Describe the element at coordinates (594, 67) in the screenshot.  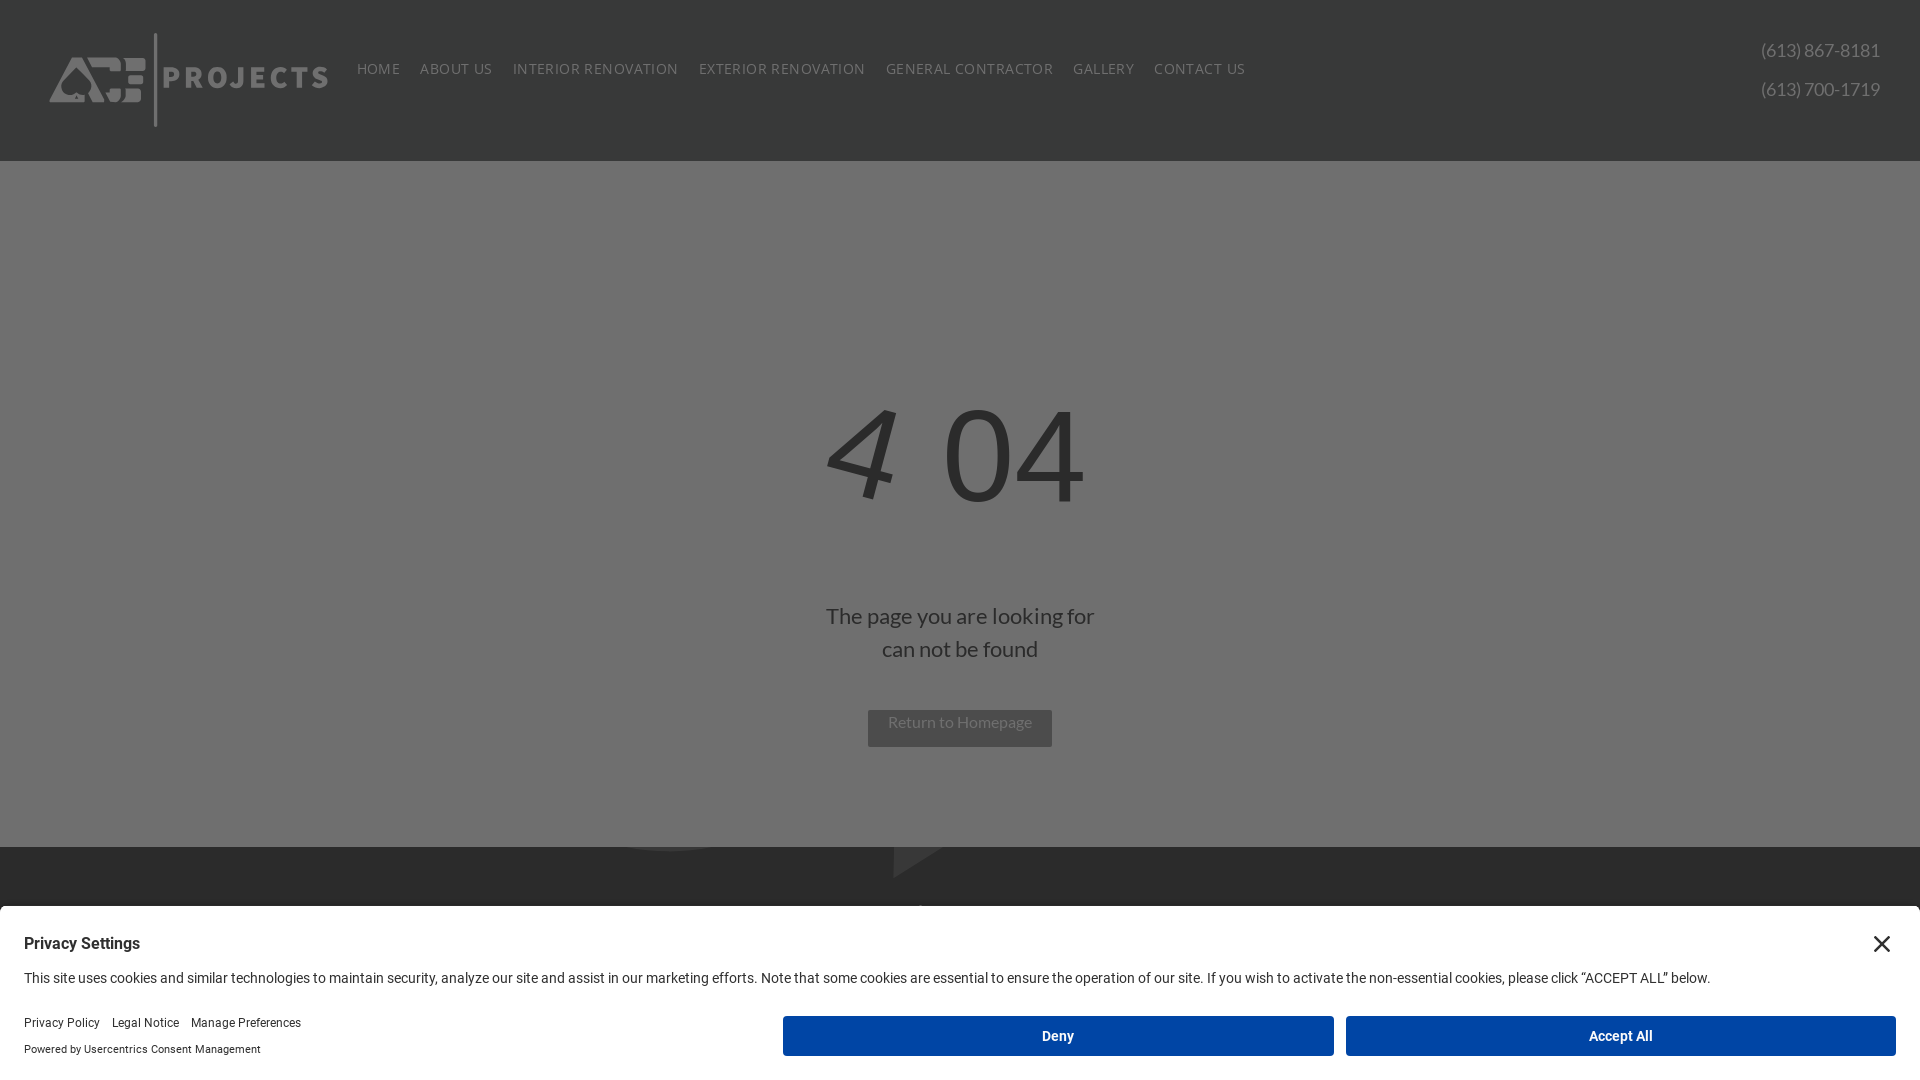
I see `'INTERIOR RENOVATION'` at that location.